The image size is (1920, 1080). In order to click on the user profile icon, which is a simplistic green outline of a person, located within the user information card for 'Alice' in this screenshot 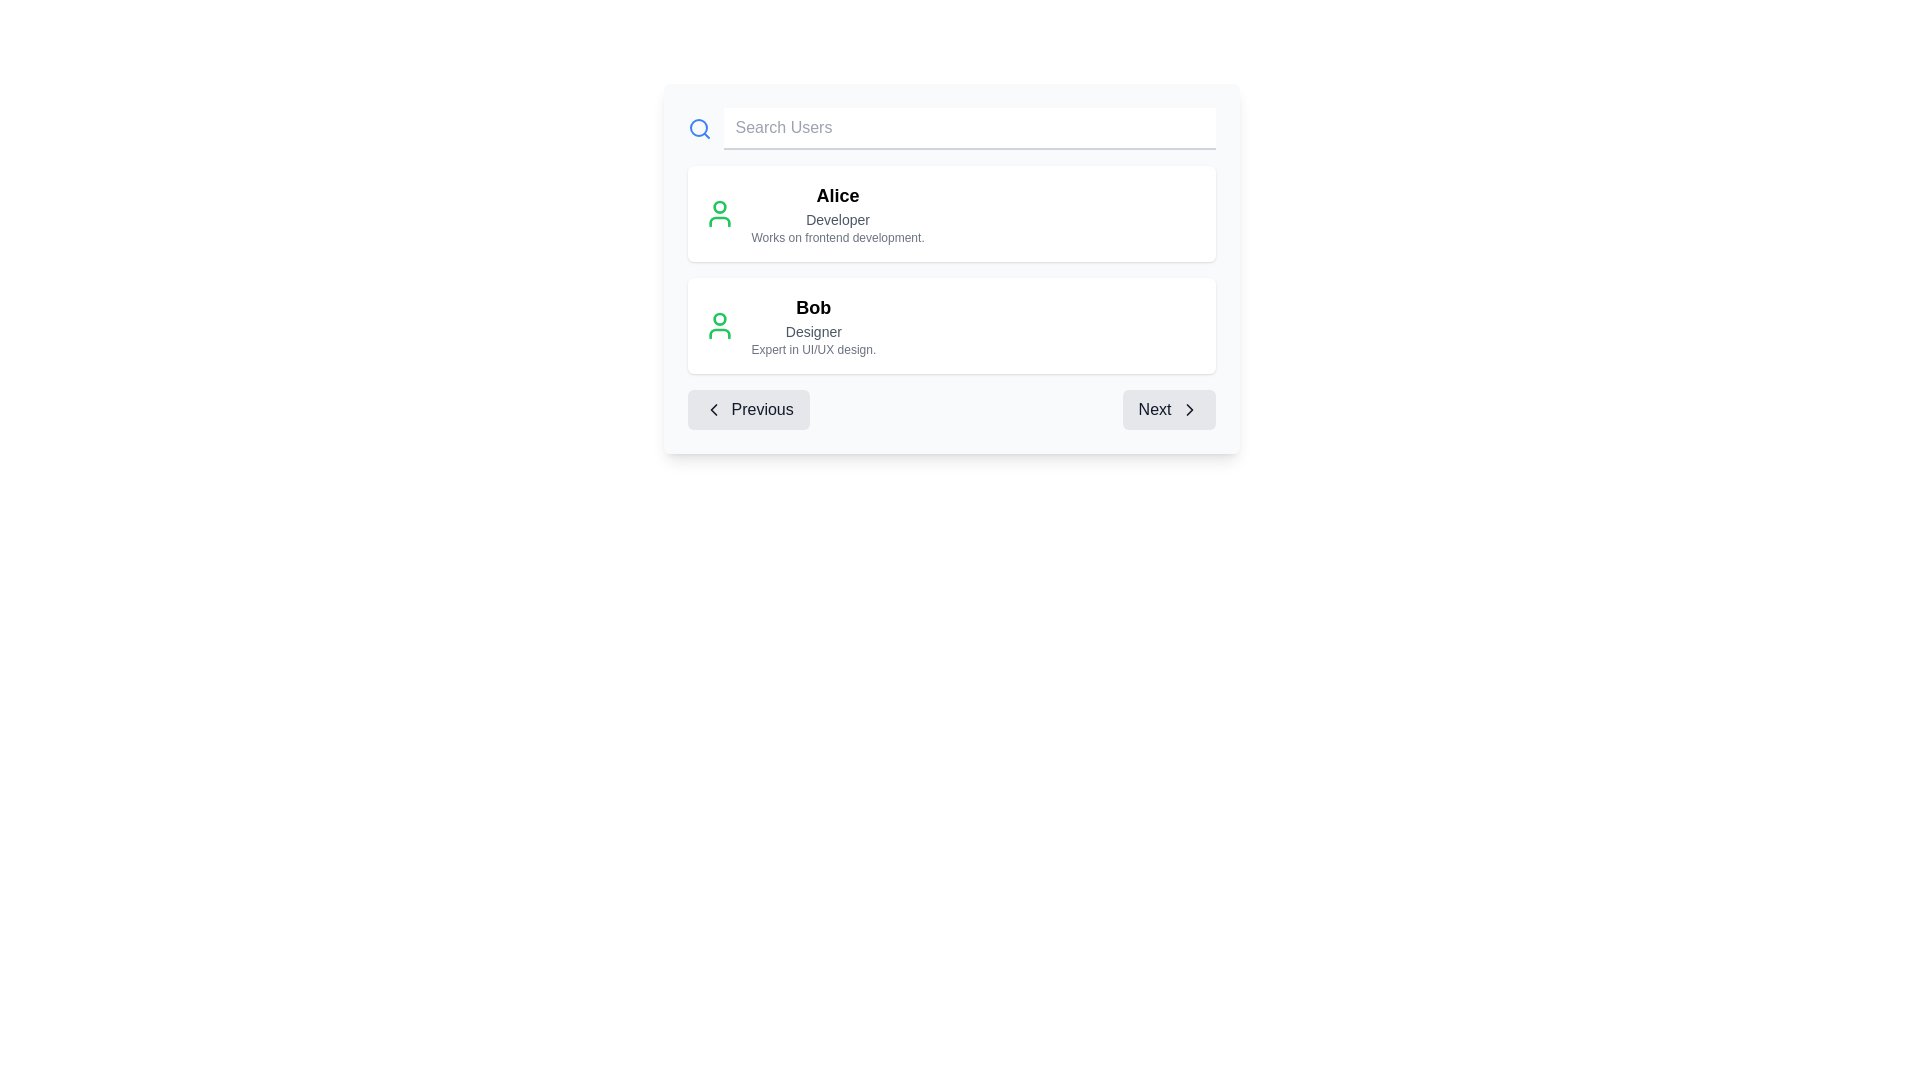, I will do `click(719, 213)`.